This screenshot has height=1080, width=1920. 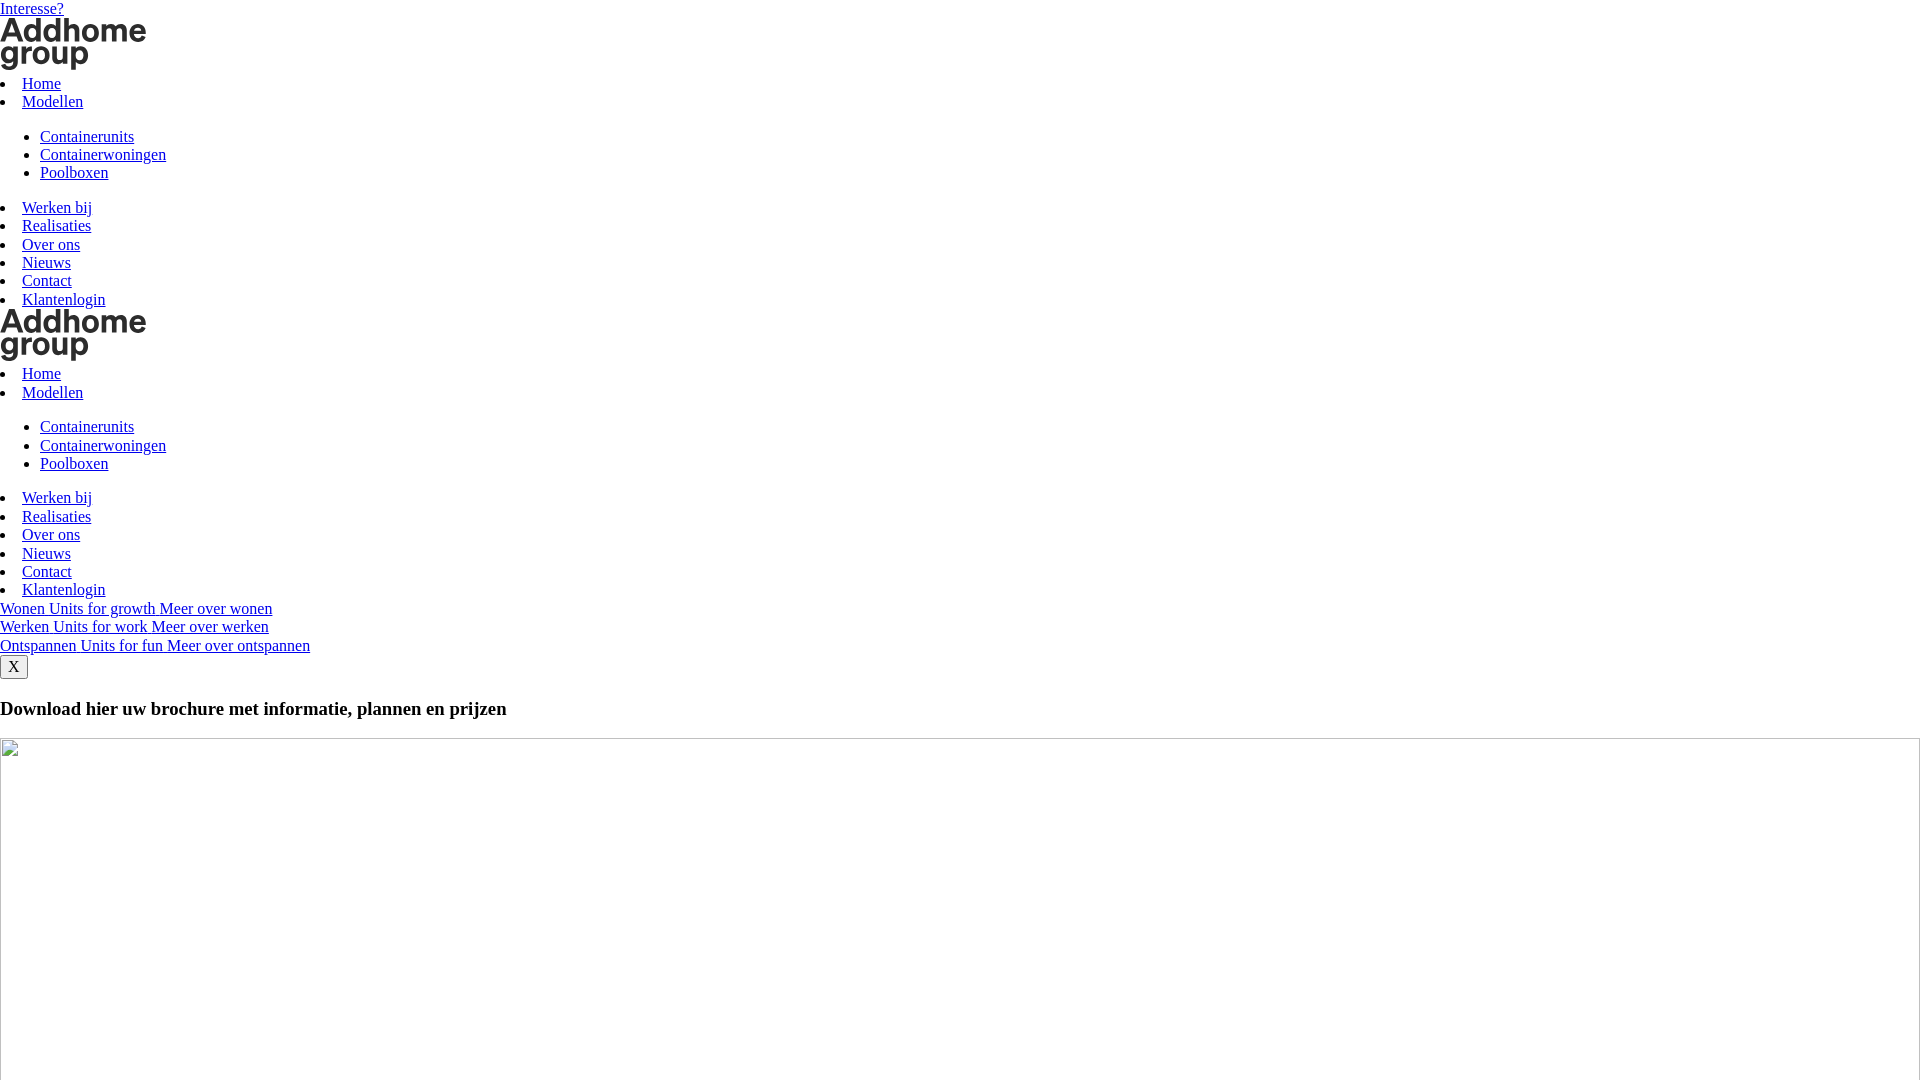 I want to click on 'Klantenlogin', so click(x=63, y=588).